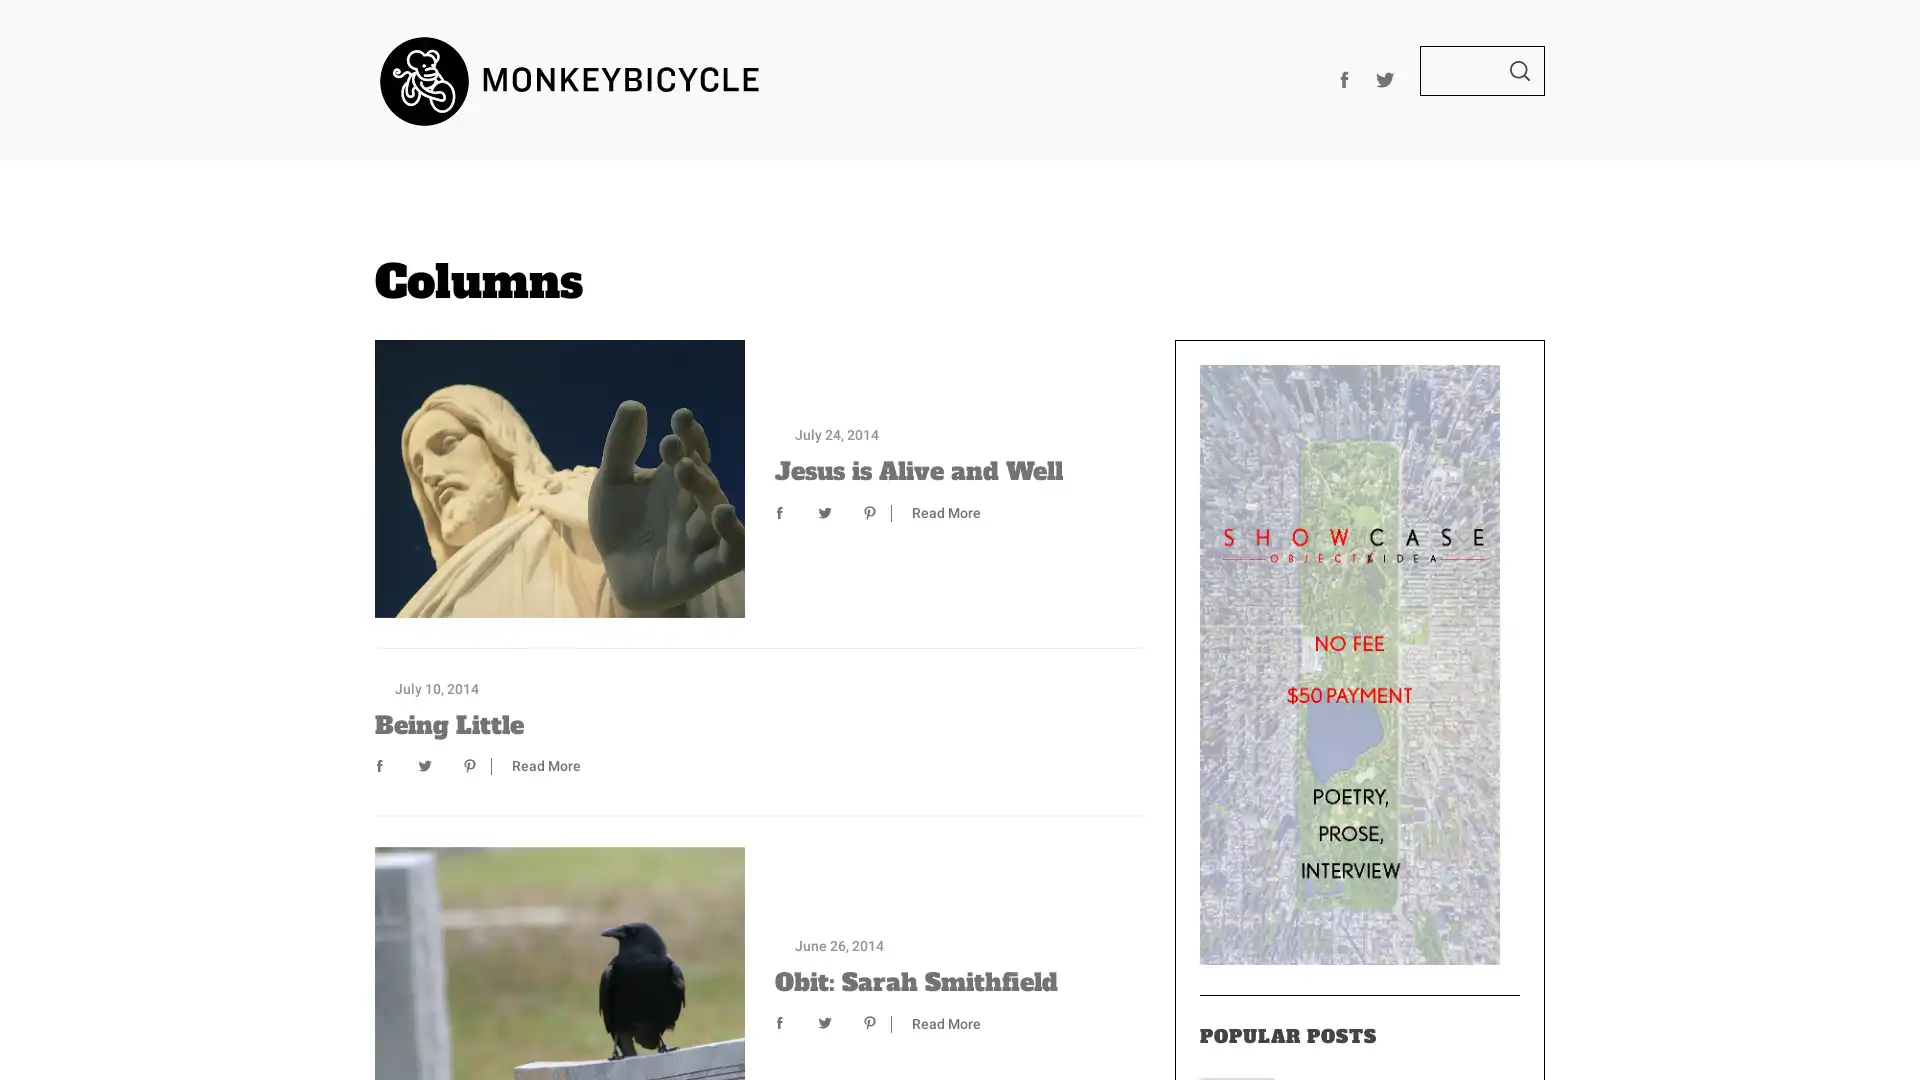 This screenshot has height=1080, width=1920. Describe the element at coordinates (1520, 69) in the screenshot. I see `SEARCH` at that location.